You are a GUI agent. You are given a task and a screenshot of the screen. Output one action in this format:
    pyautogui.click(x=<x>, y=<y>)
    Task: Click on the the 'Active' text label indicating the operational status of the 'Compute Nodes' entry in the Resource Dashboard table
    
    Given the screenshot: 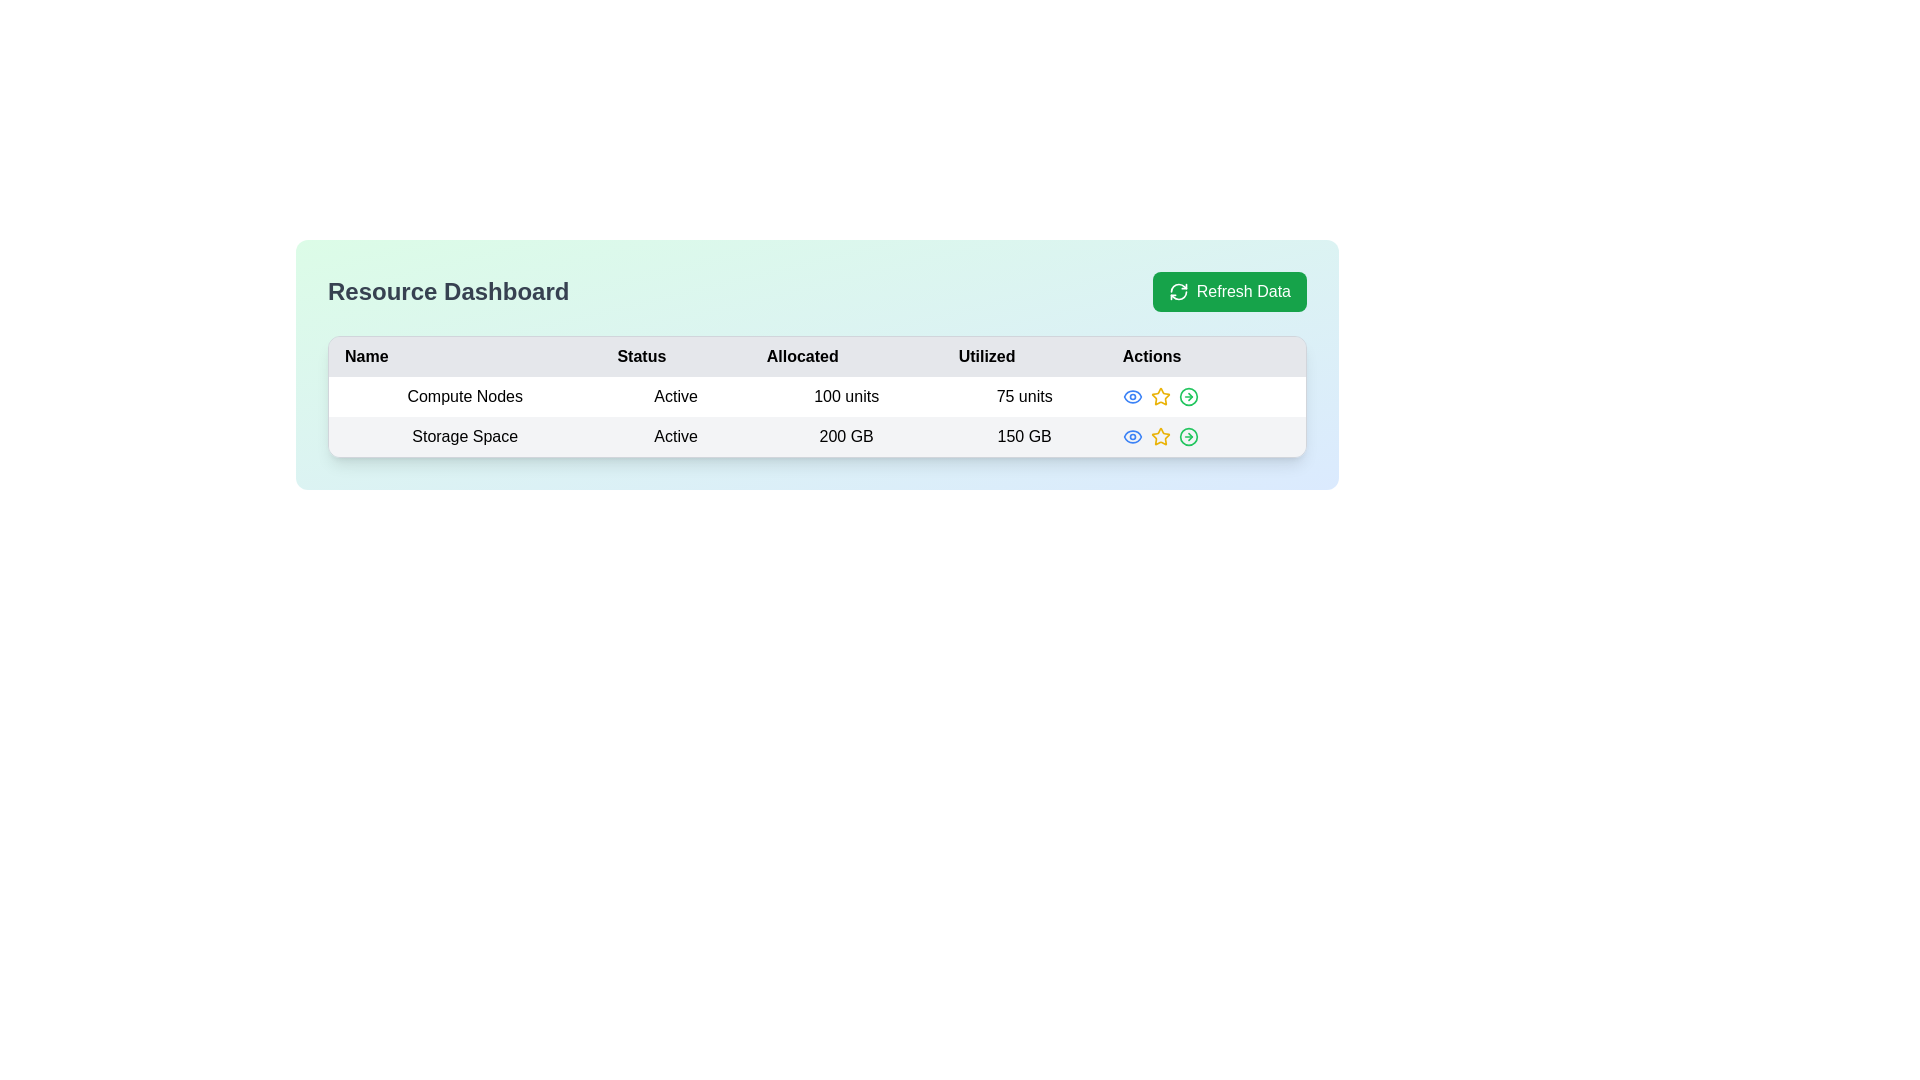 What is the action you would take?
    pyautogui.click(x=676, y=397)
    